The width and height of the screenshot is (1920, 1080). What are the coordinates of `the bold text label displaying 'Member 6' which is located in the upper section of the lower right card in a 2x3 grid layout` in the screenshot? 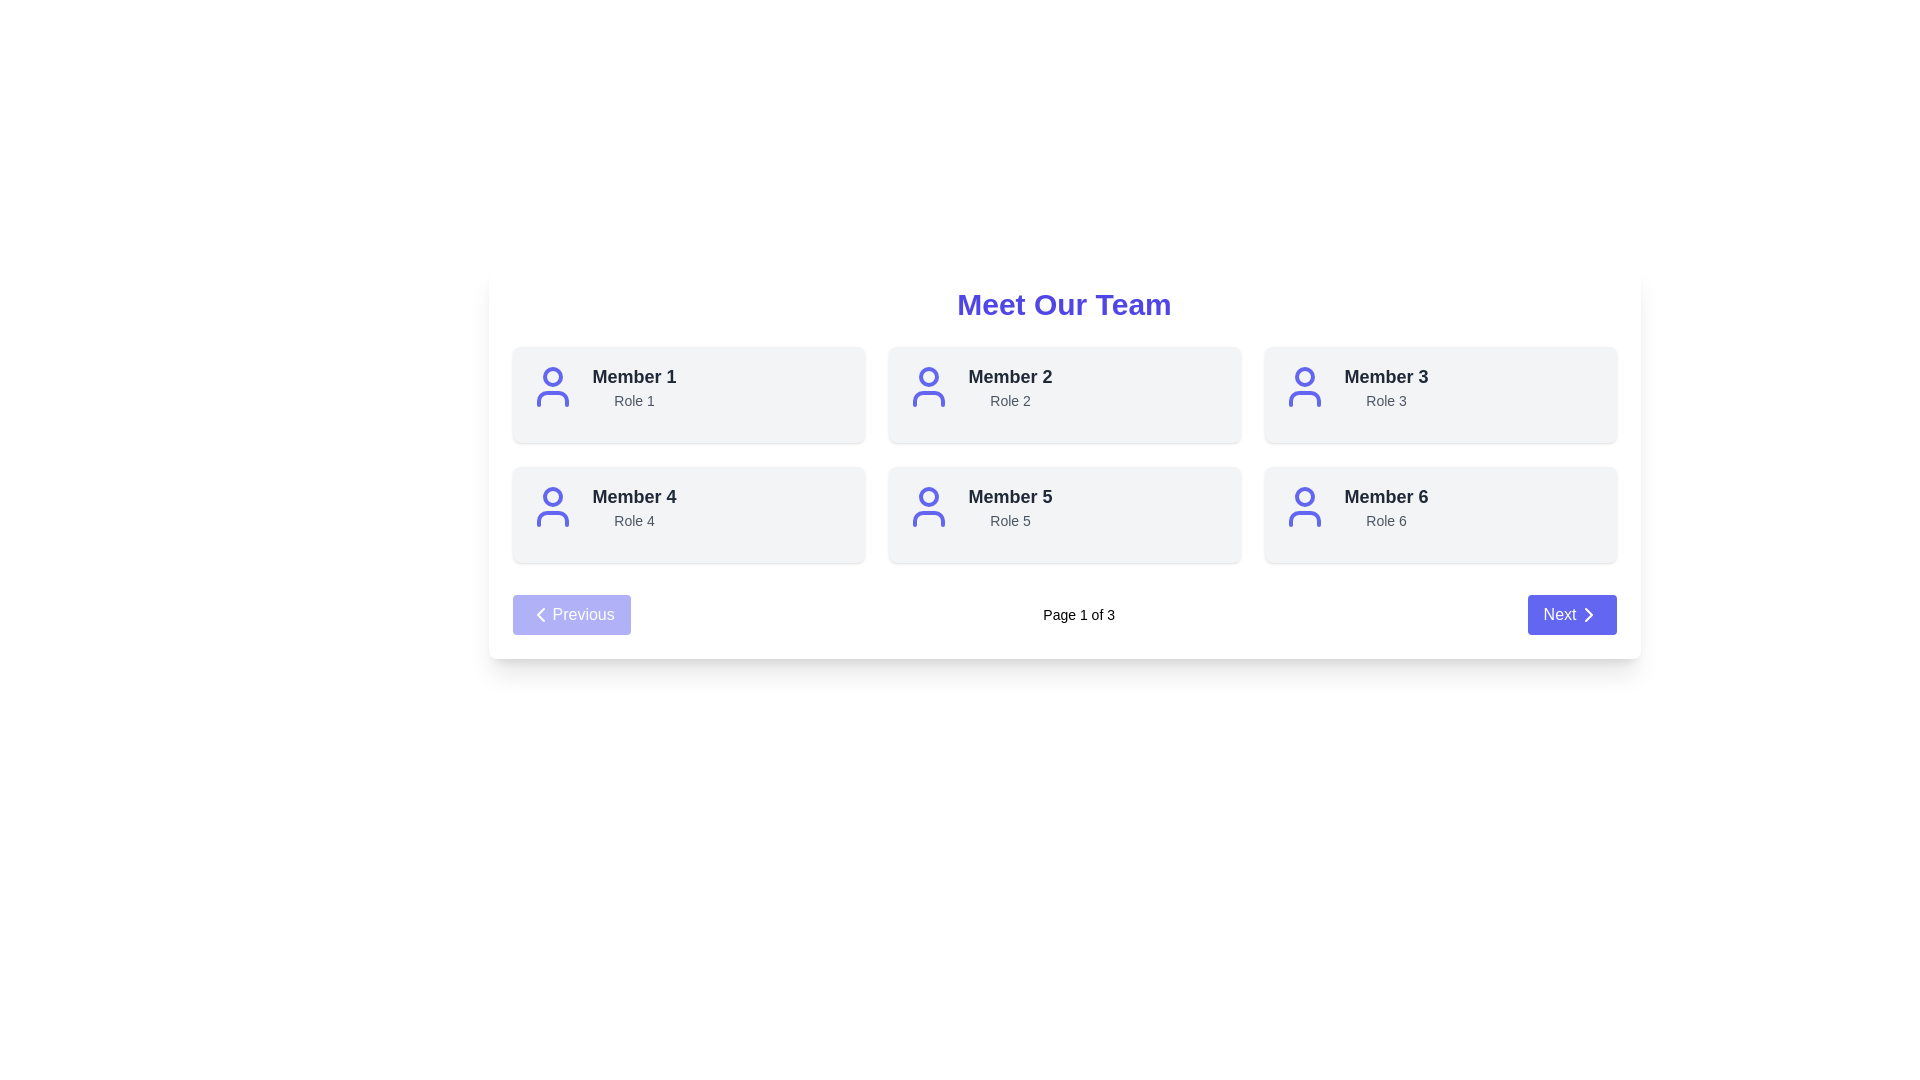 It's located at (1385, 496).